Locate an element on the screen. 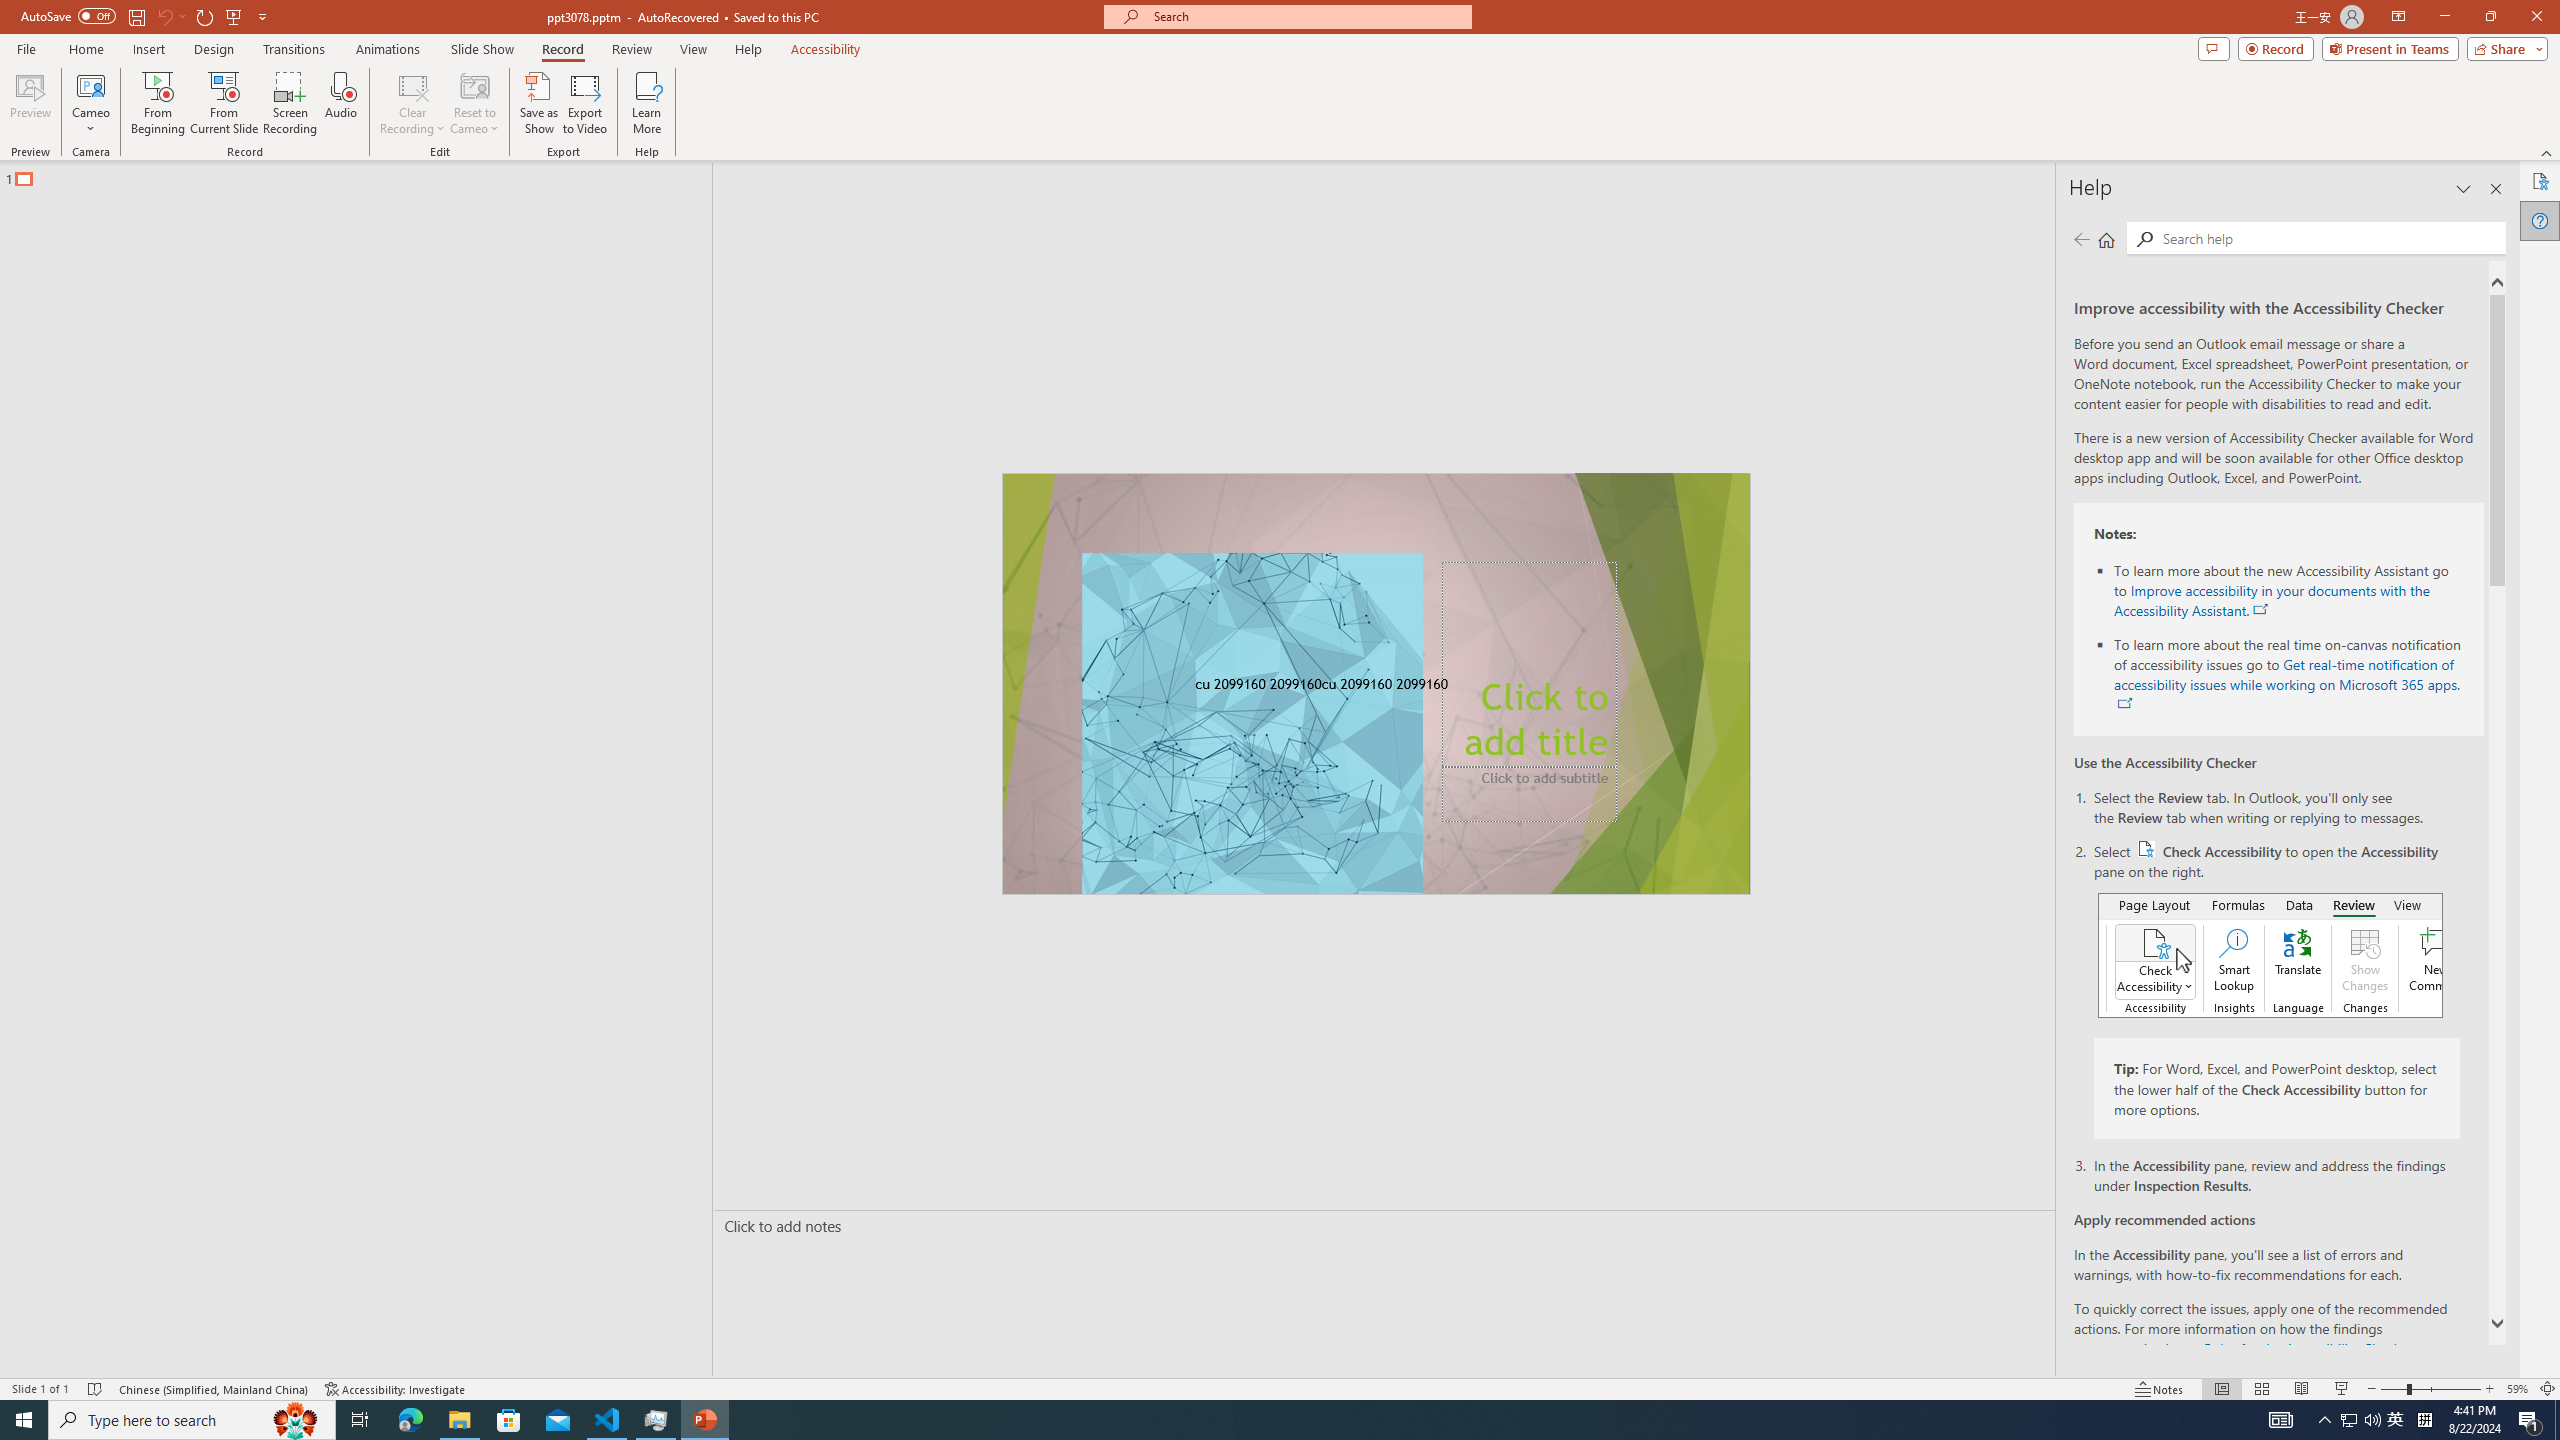  'TextBox 61' is located at coordinates (1373, 685).